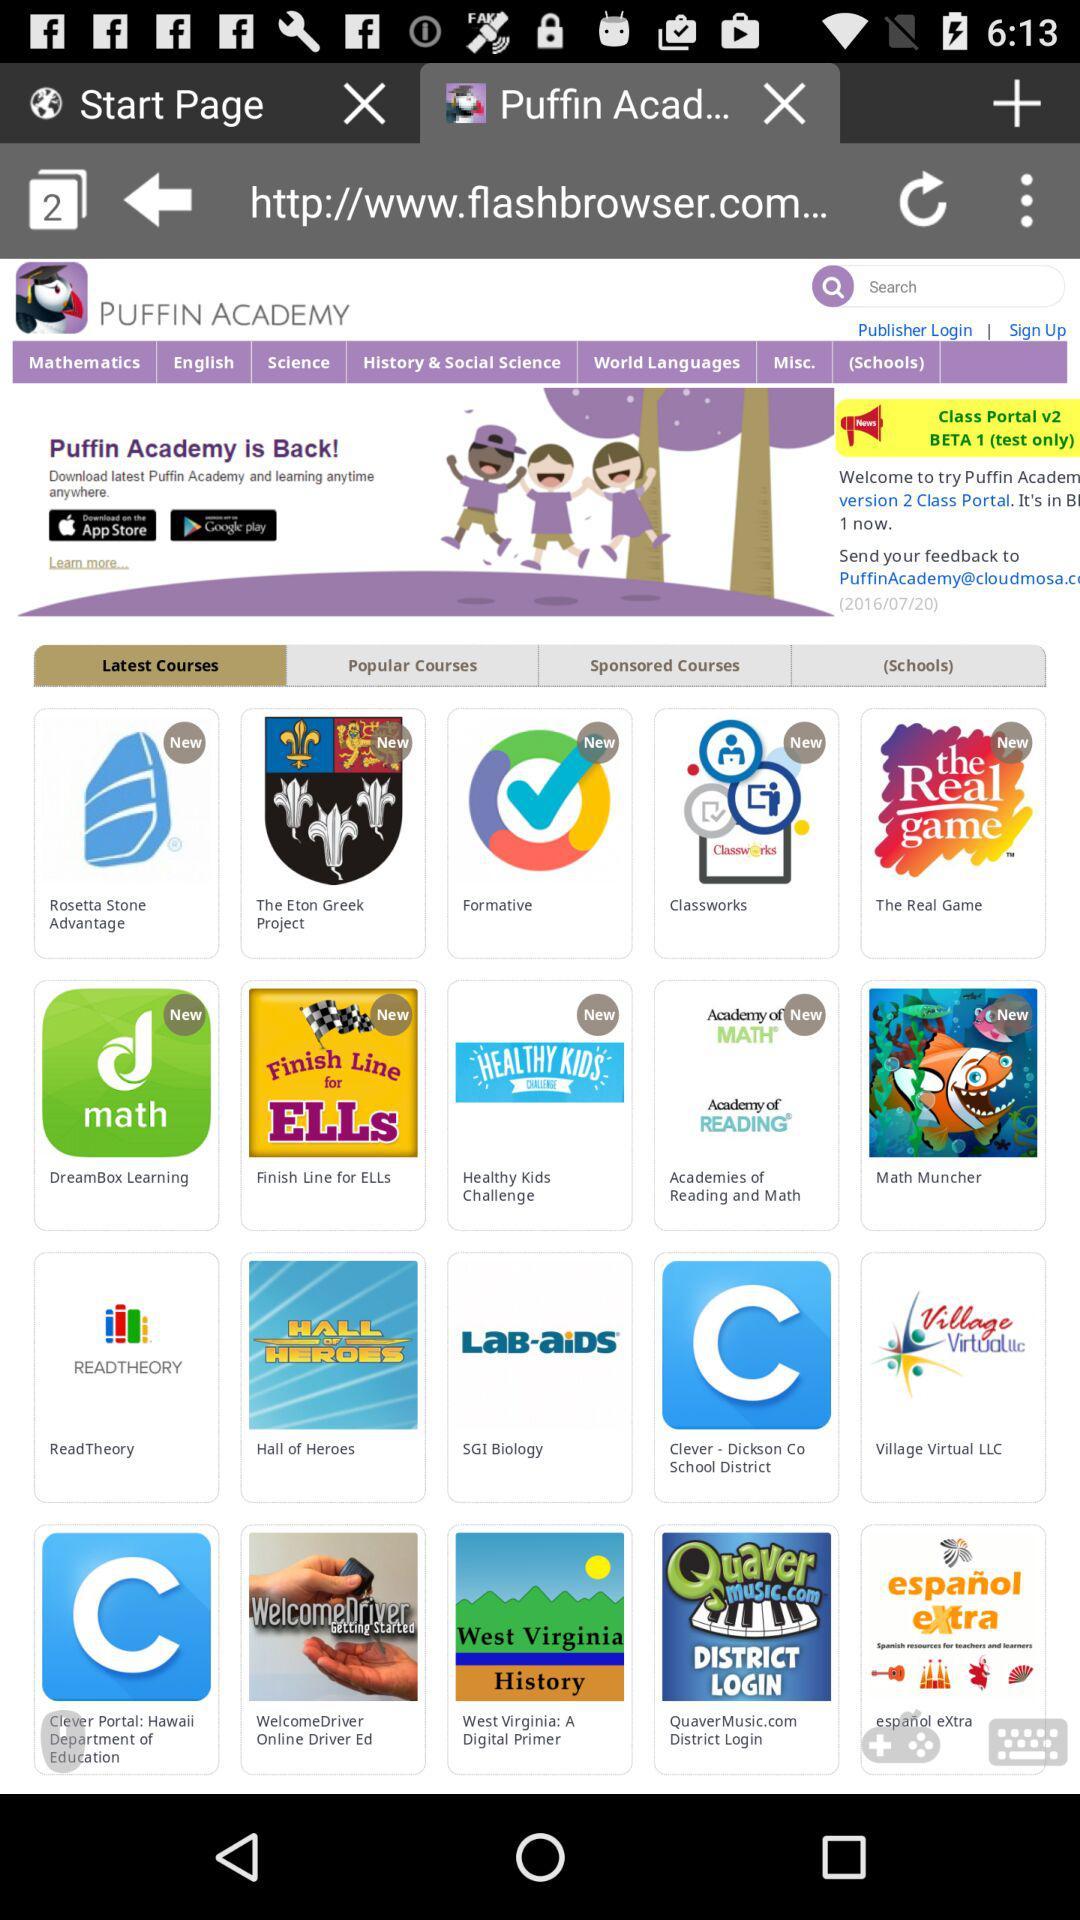 This screenshot has height=1920, width=1080. What do you see at coordinates (1022, 1862) in the screenshot?
I see `the wallpaper icon` at bounding box center [1022, 1862].